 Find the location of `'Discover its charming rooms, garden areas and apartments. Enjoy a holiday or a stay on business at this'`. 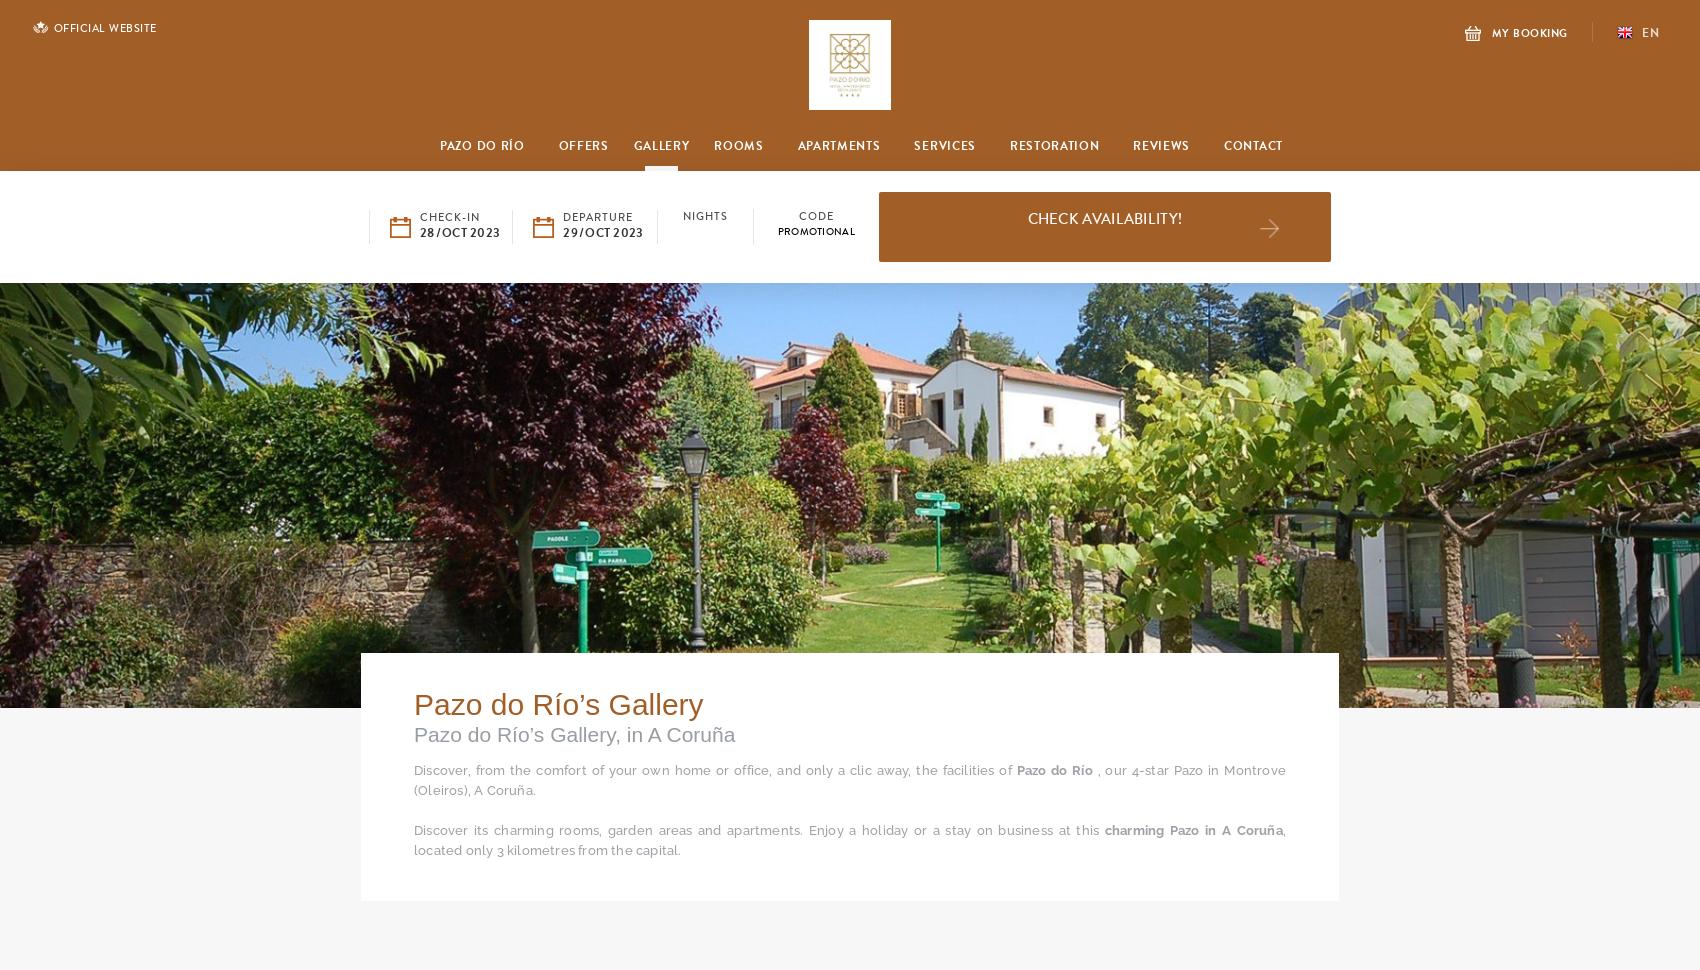

'Discover its charming rooms, garden areas and apartments. Enjoy a holiday or a stay on business at this' is located at coordinates (758, 829).